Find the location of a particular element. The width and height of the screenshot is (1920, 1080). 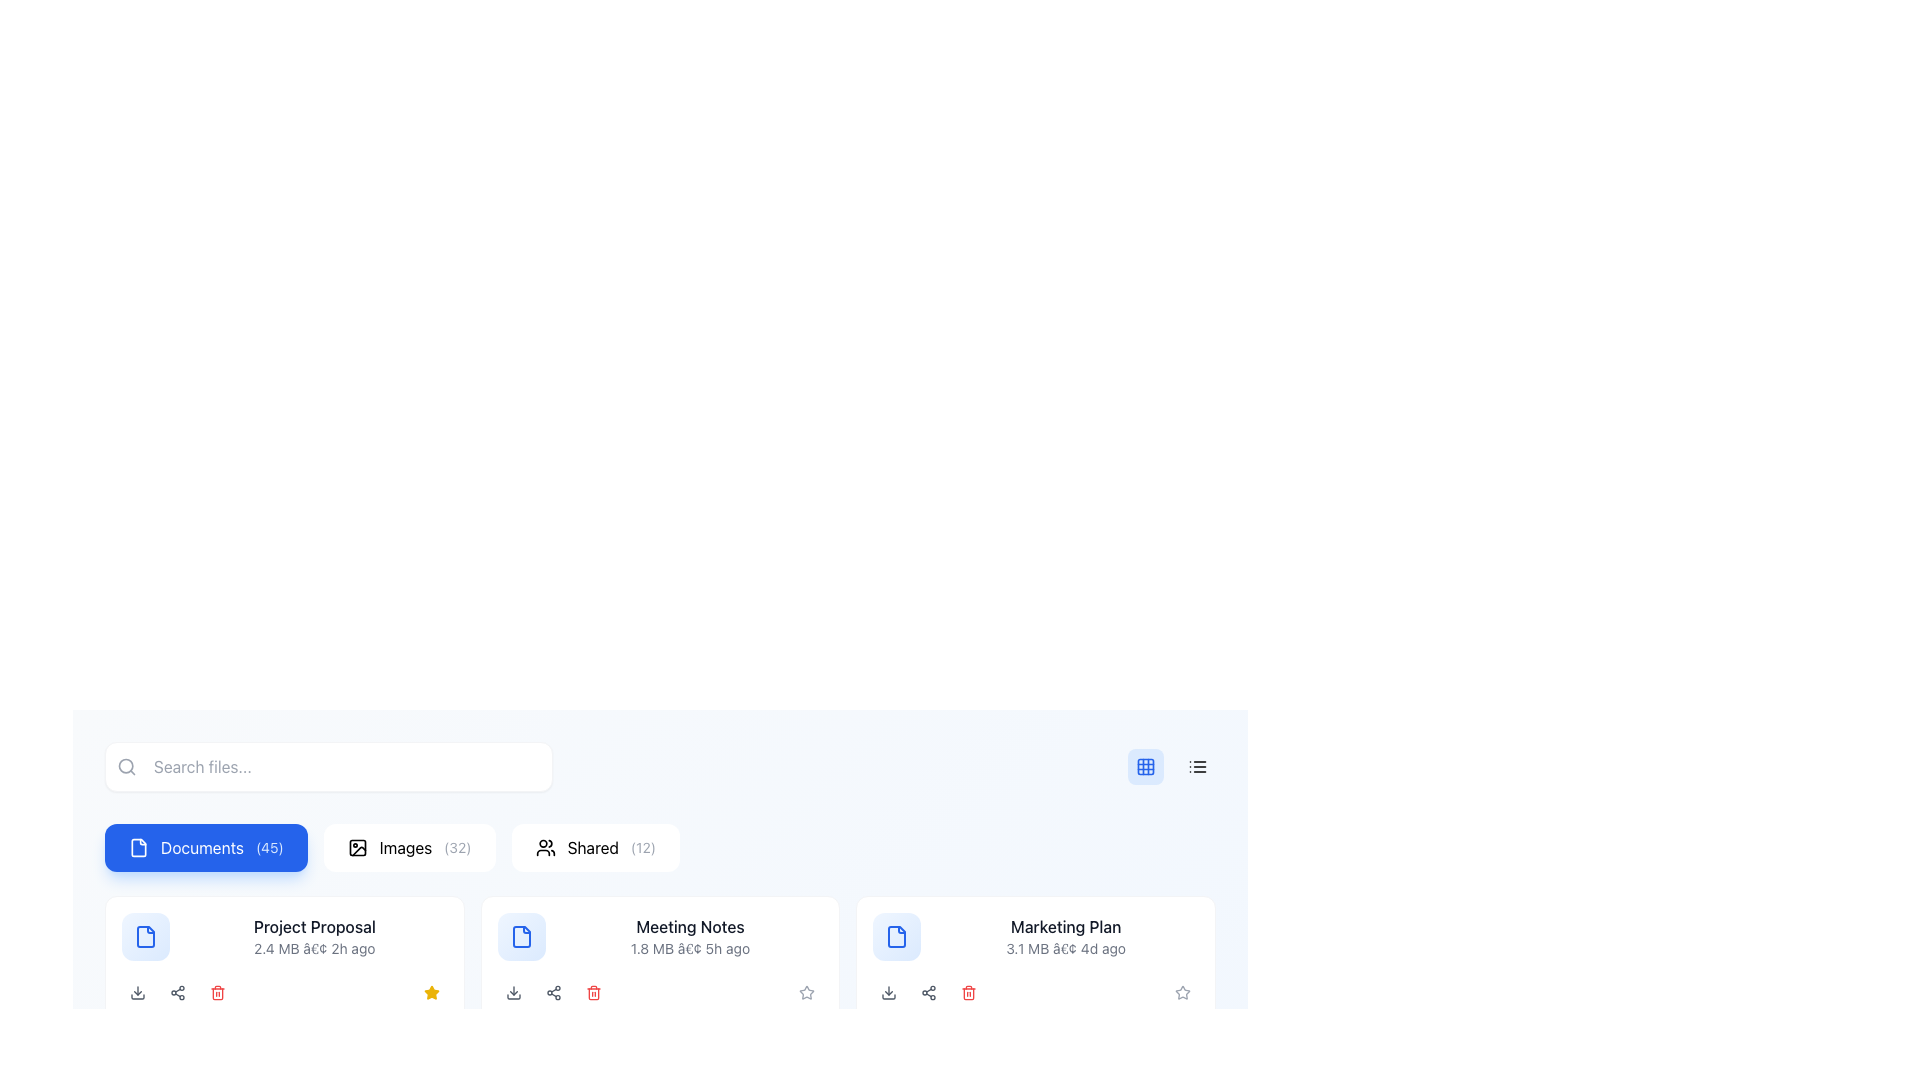

the share symbol icon, which is the third icon in the file actions section for 'Marketing Plan' is located at coordinates (928, 992).